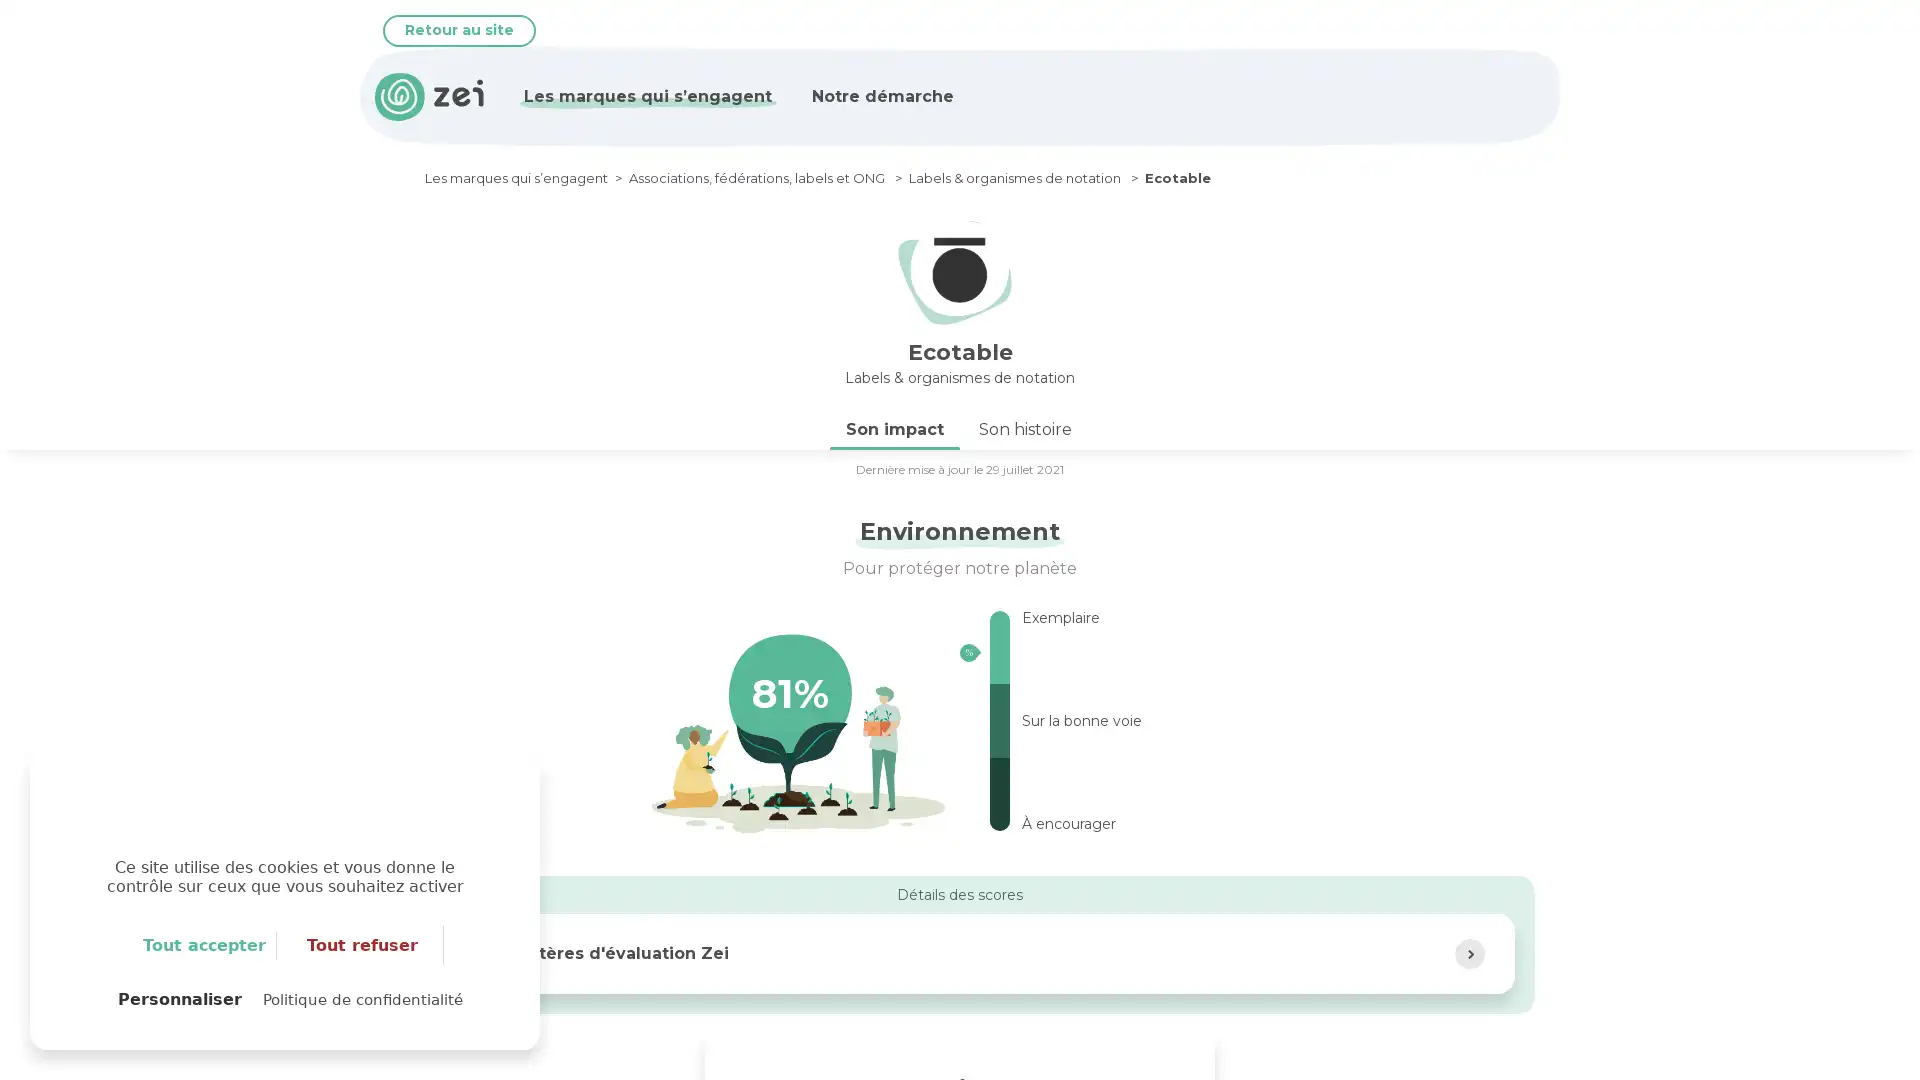  What do you see at coordinates (893, 427) in the screenshot?
I see `Son impact` at bounding box center [893, 427].